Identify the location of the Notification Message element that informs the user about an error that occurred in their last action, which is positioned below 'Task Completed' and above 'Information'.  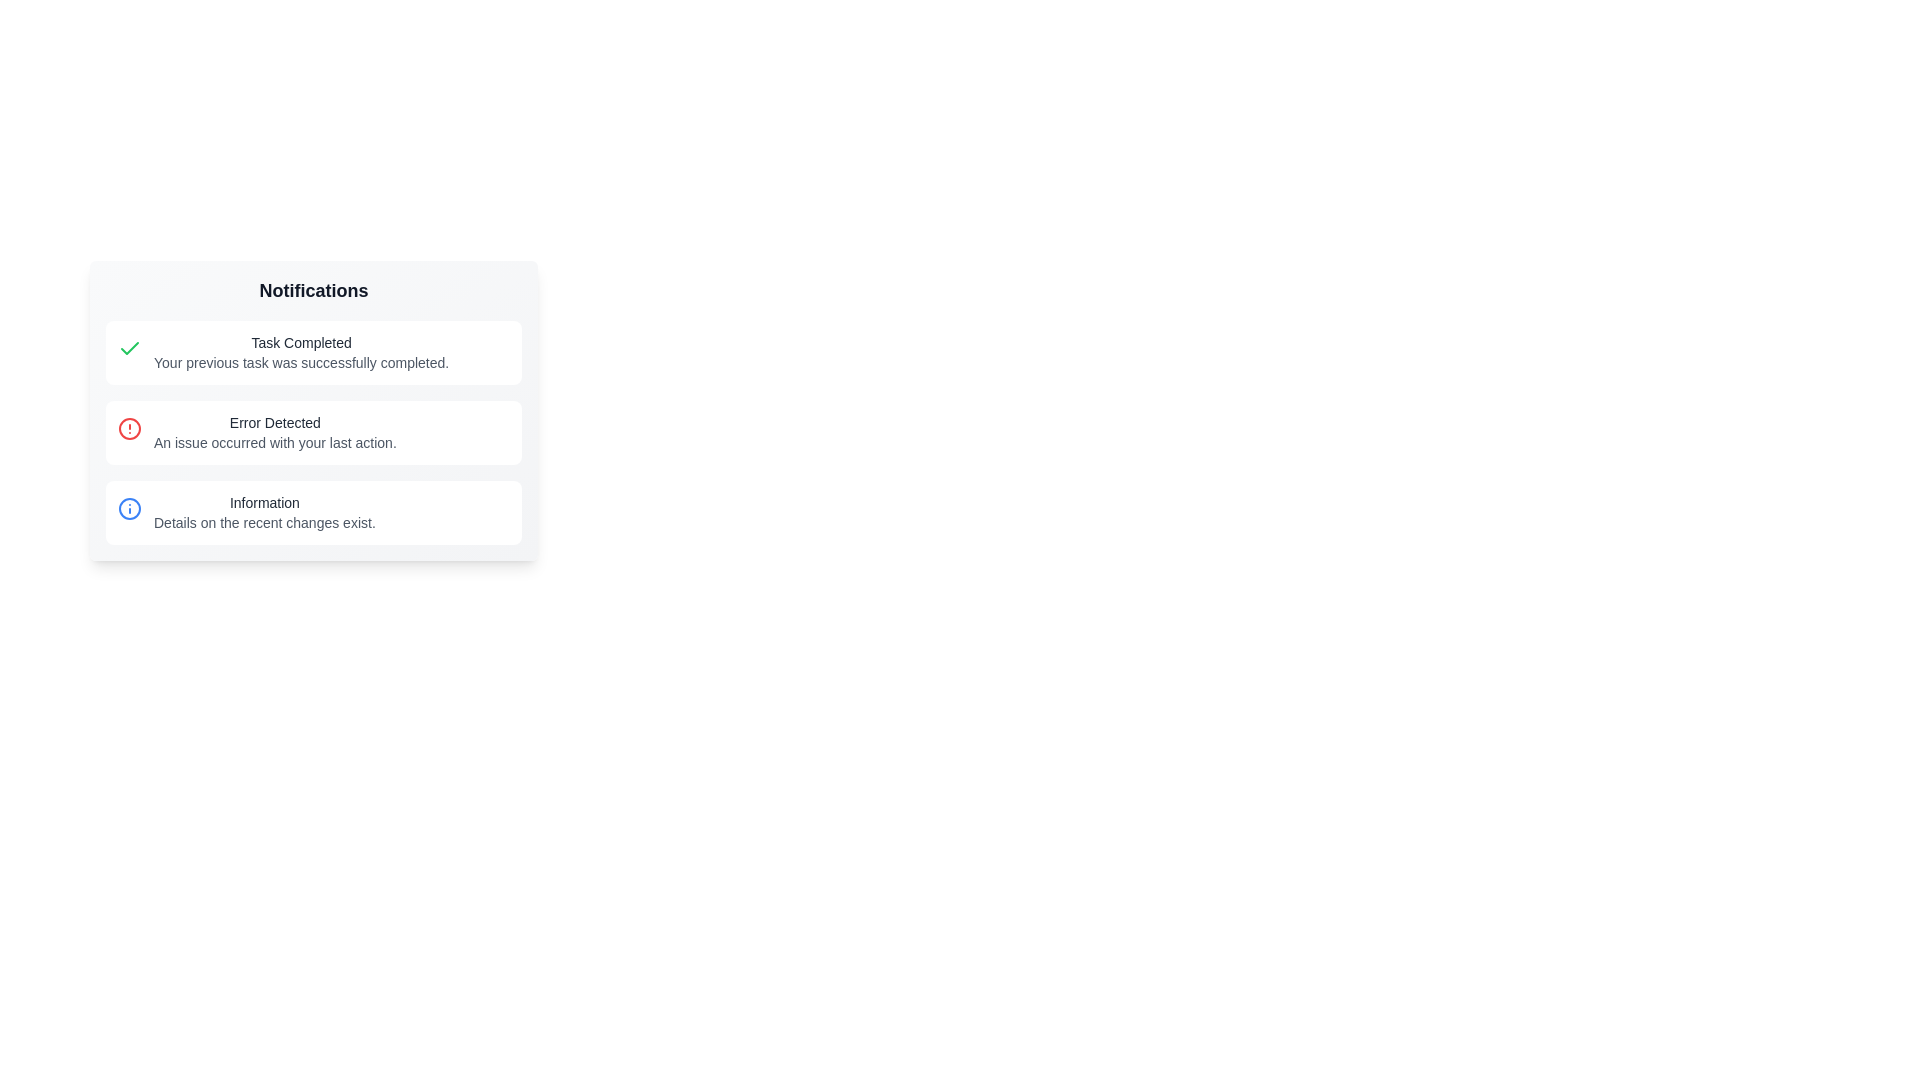
(274, 431).